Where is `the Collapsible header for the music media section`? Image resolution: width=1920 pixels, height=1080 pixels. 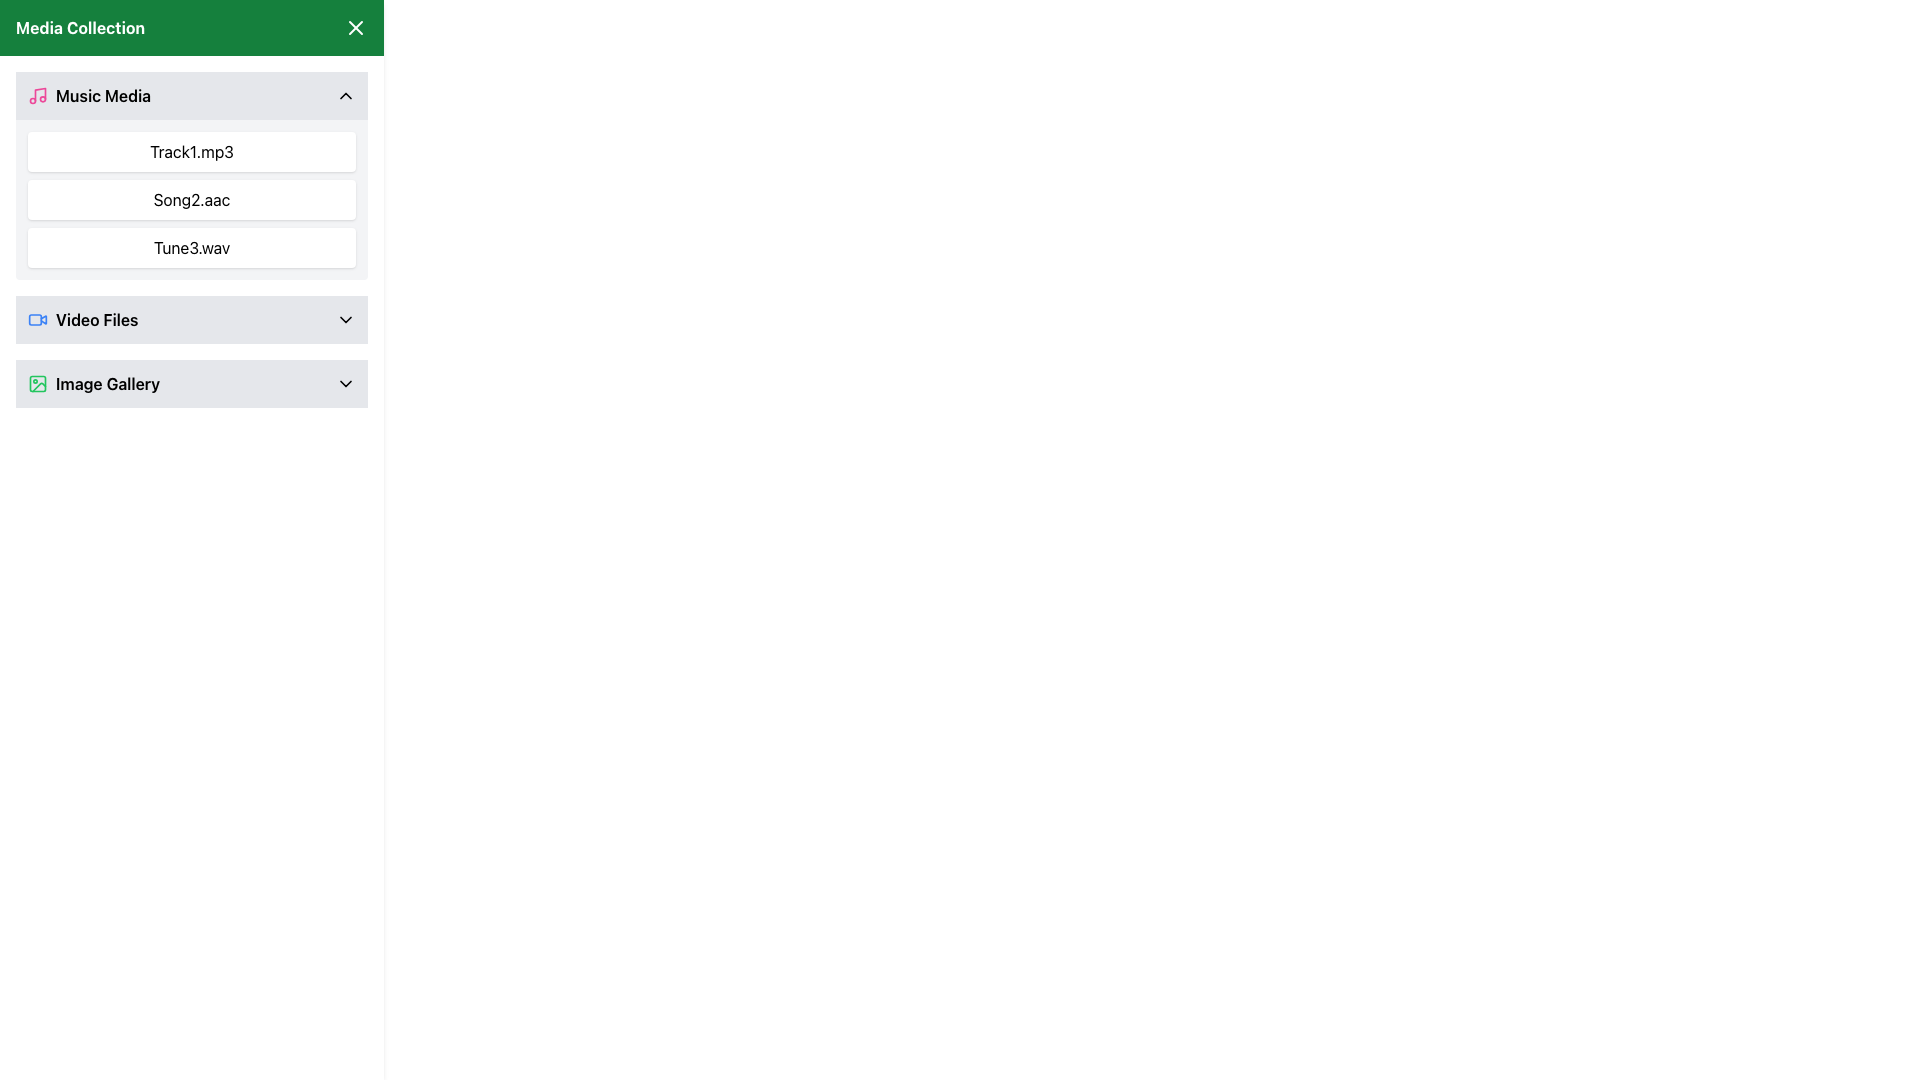 the Collapsible header for the music media section is located at coordinates (88, 96).